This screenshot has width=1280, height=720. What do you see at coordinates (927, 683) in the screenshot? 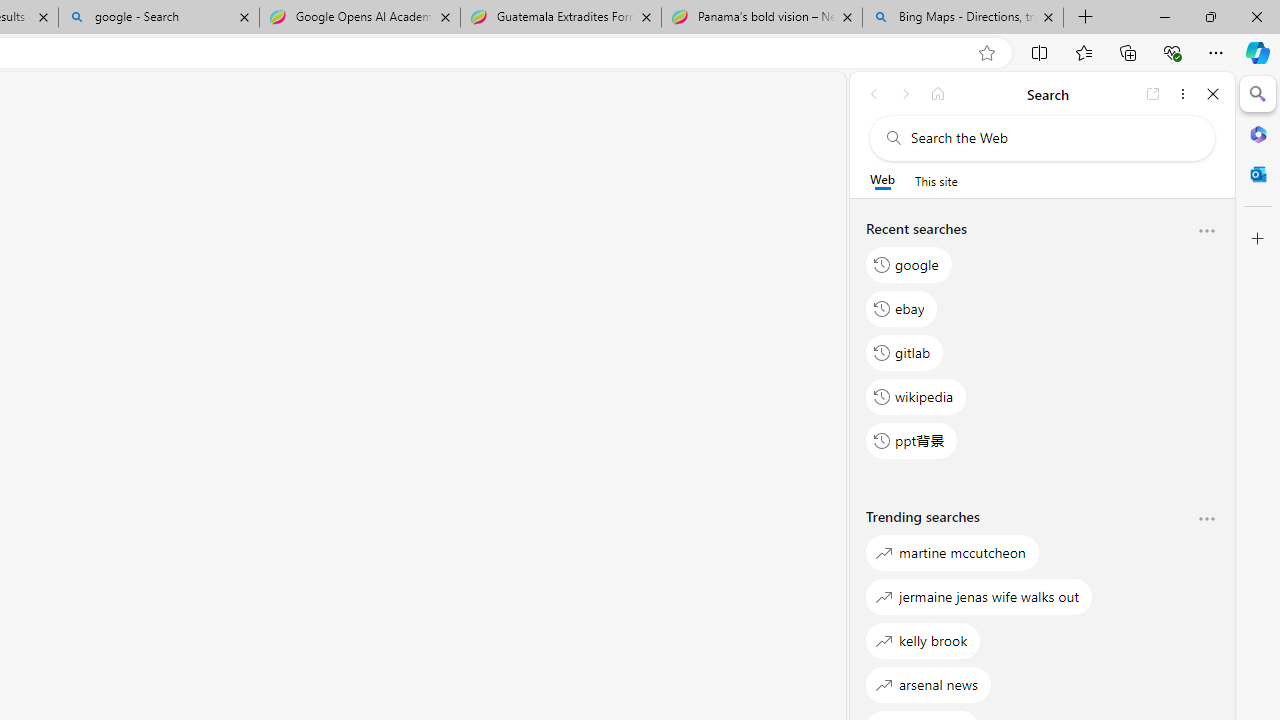
I see `'arsenal news'` at bounding box center [927, 683].